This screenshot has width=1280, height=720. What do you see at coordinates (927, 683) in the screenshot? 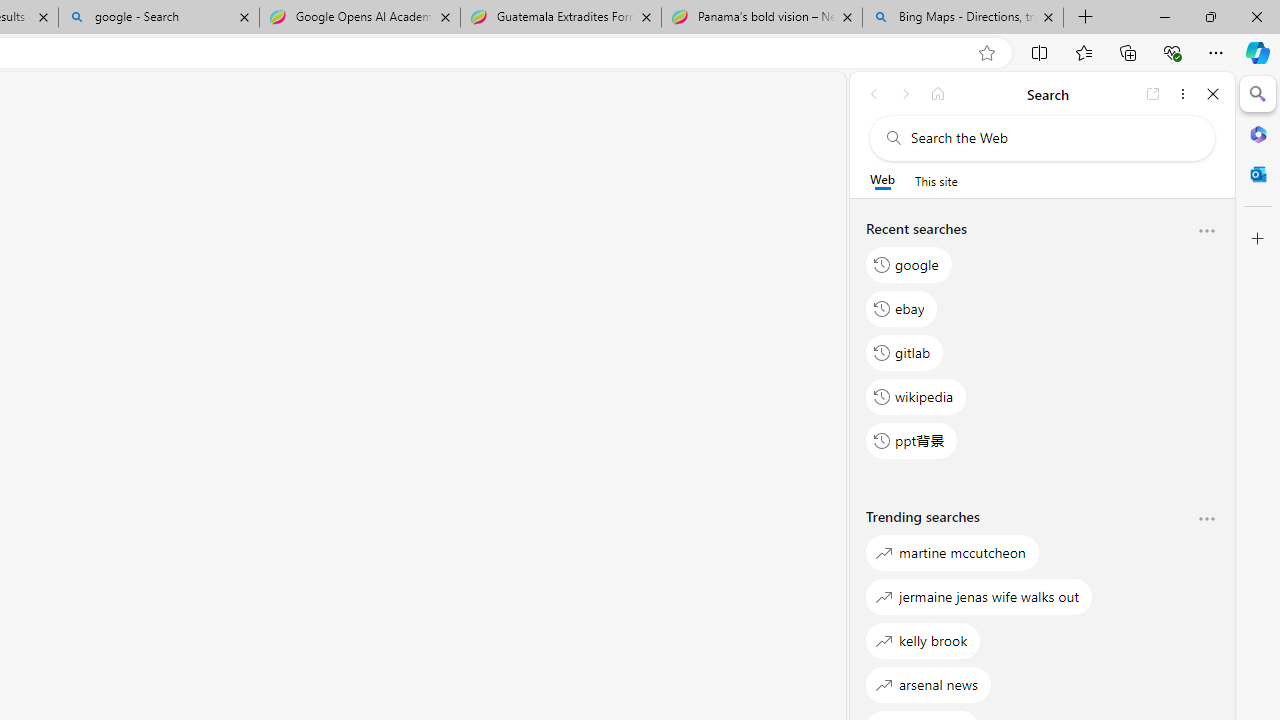
I see `'arsenal news'` at bounding box center [927, 683].